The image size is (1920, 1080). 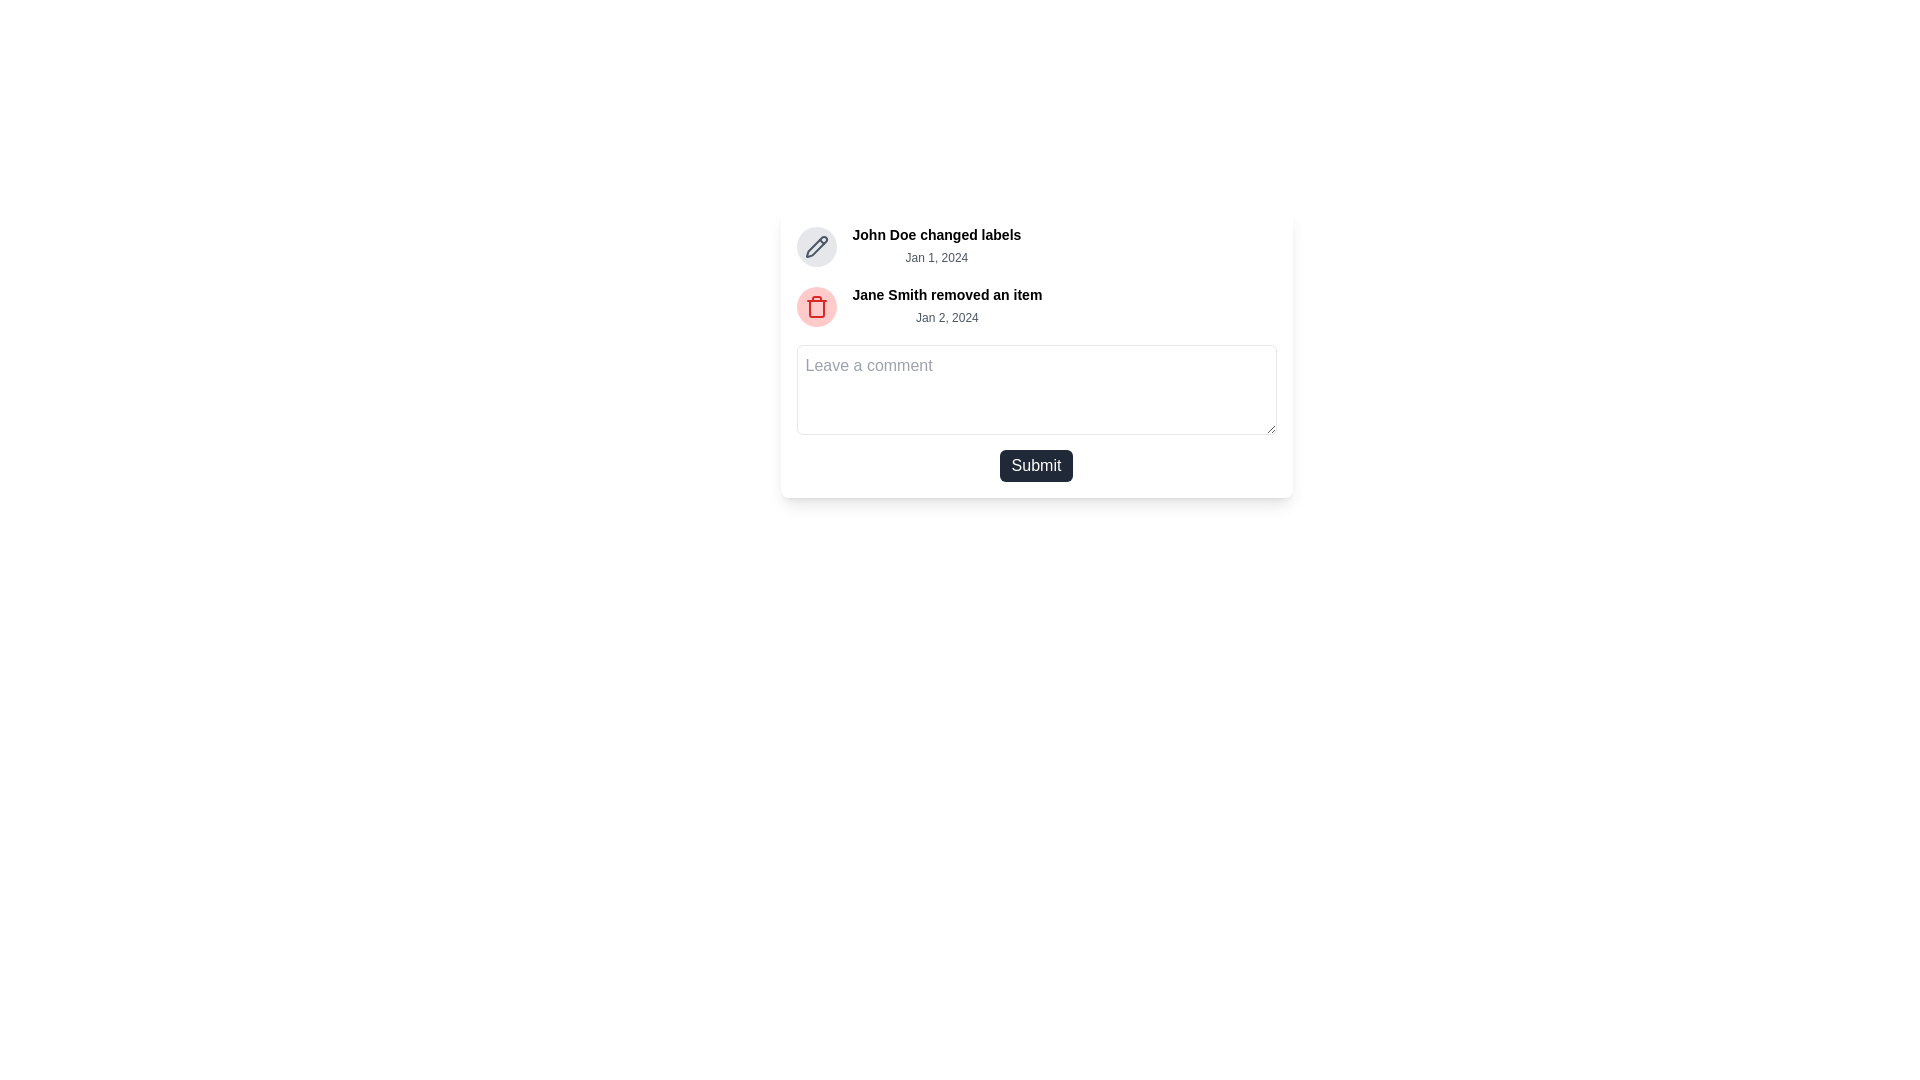 I want to click on the activity removal icon located to the left of the text 'Jane Smith removed an item' and above the date 'Jan 2, 2024', so click(x=816, y=307).